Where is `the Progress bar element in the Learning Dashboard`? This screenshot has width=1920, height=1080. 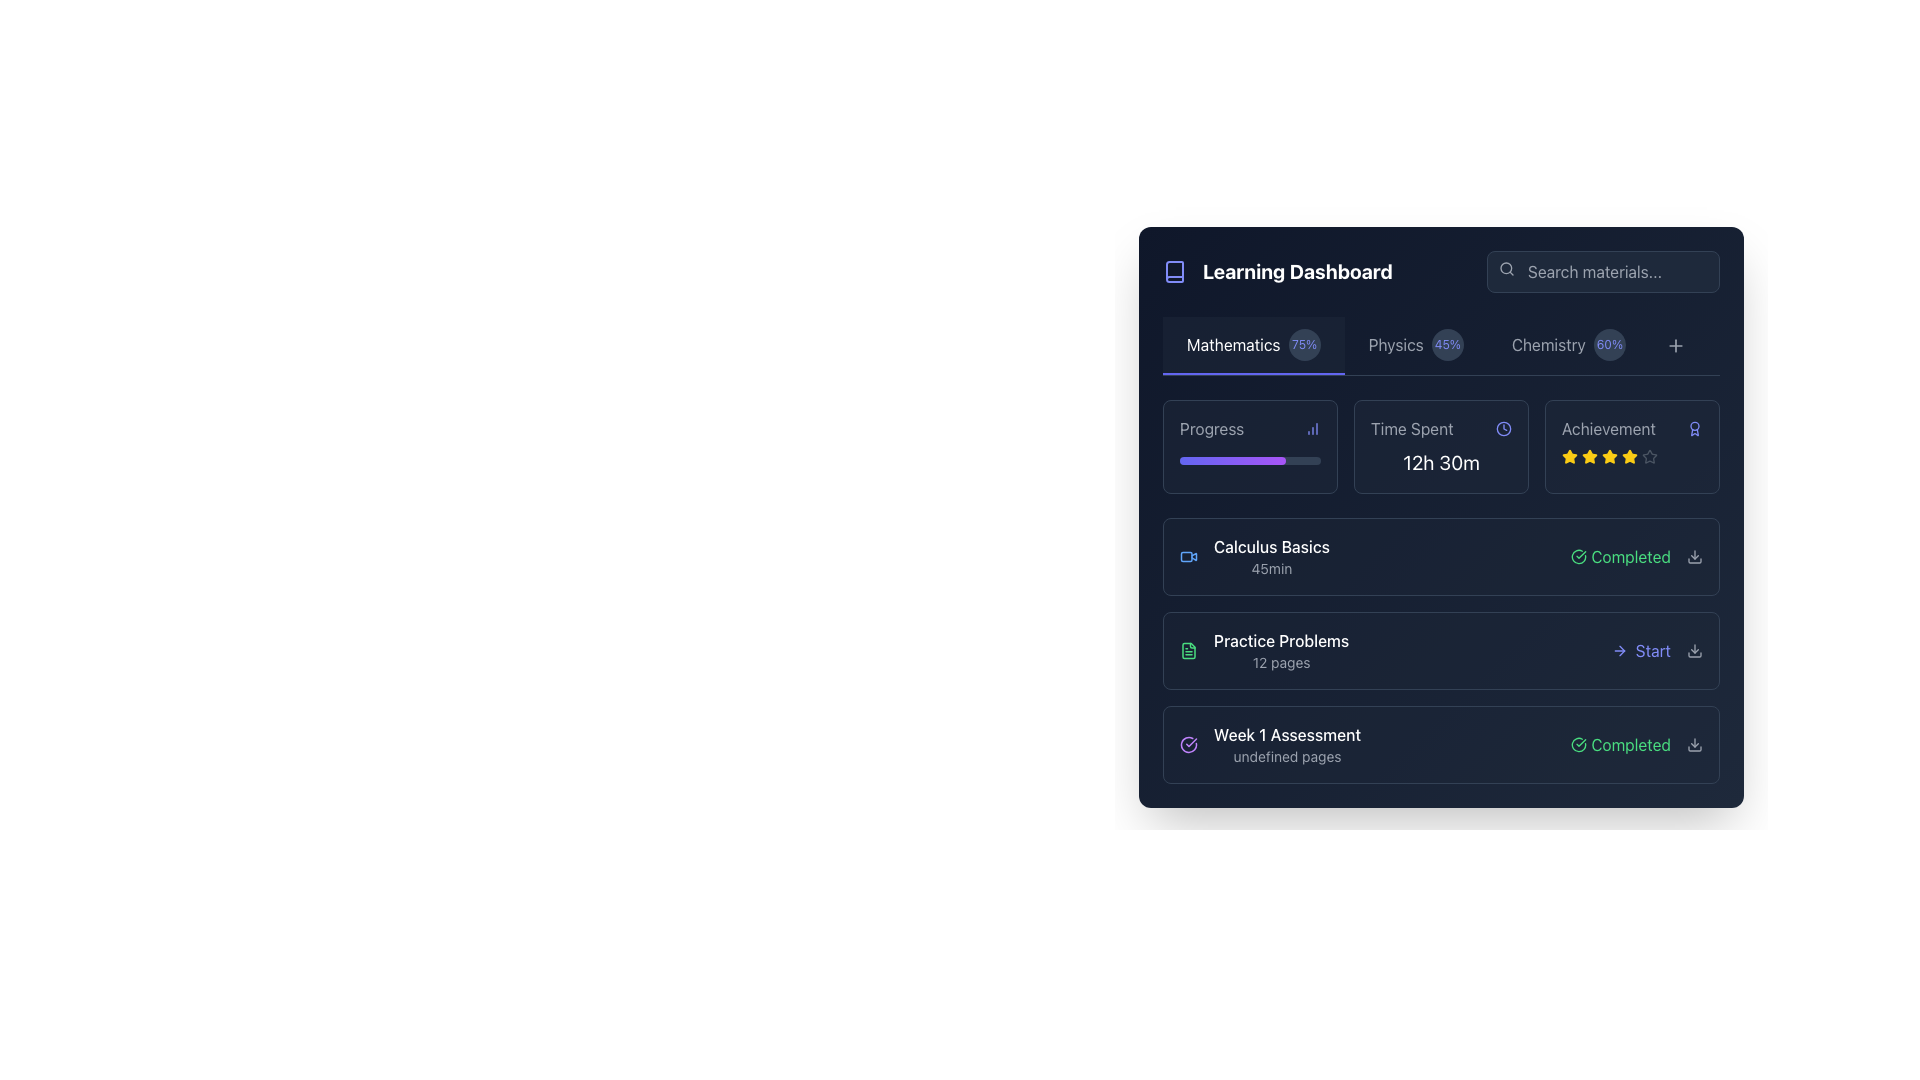
the Progress bar element in the Learning Dashboard is located at coordinates (1249, 446).